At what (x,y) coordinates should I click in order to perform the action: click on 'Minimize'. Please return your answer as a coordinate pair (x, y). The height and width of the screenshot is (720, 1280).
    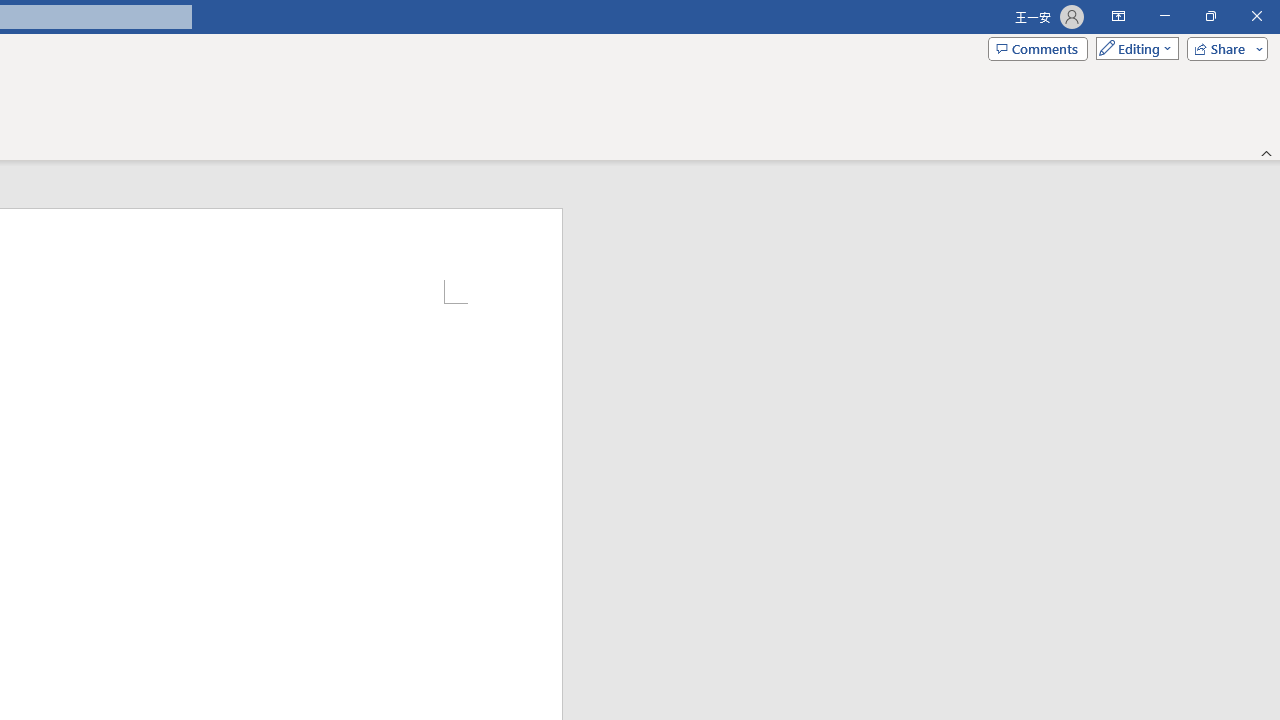
    Looking at the image, I should click on (1164, 16).